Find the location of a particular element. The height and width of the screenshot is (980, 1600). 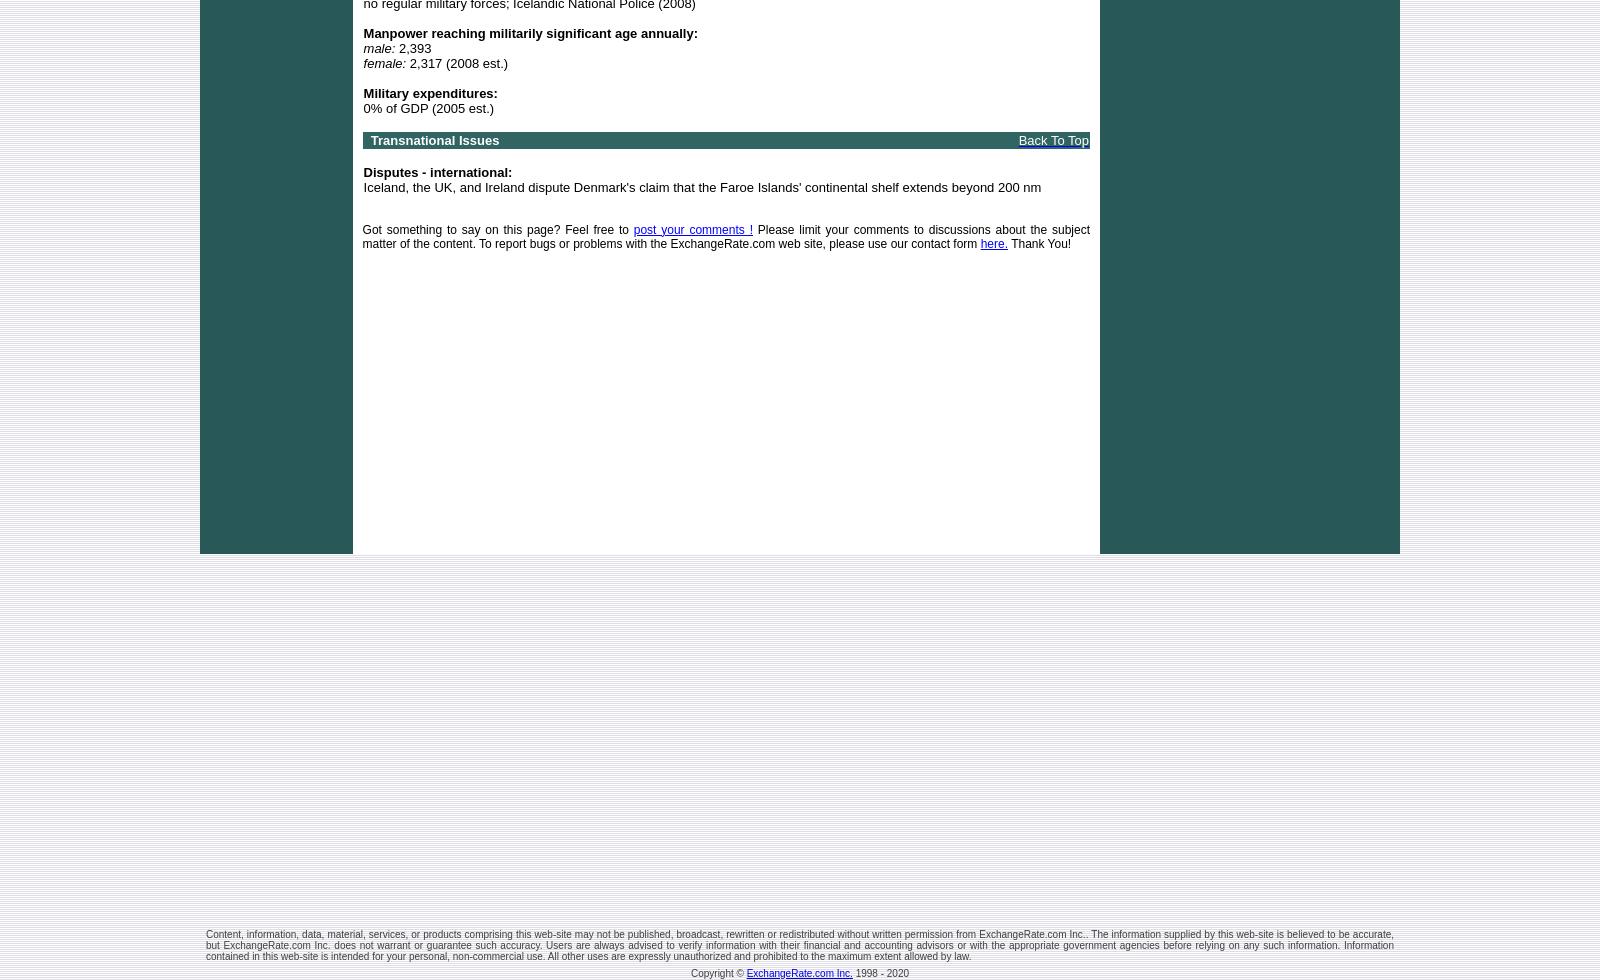

'Thank You!' is located at coordinates (1039, 243).